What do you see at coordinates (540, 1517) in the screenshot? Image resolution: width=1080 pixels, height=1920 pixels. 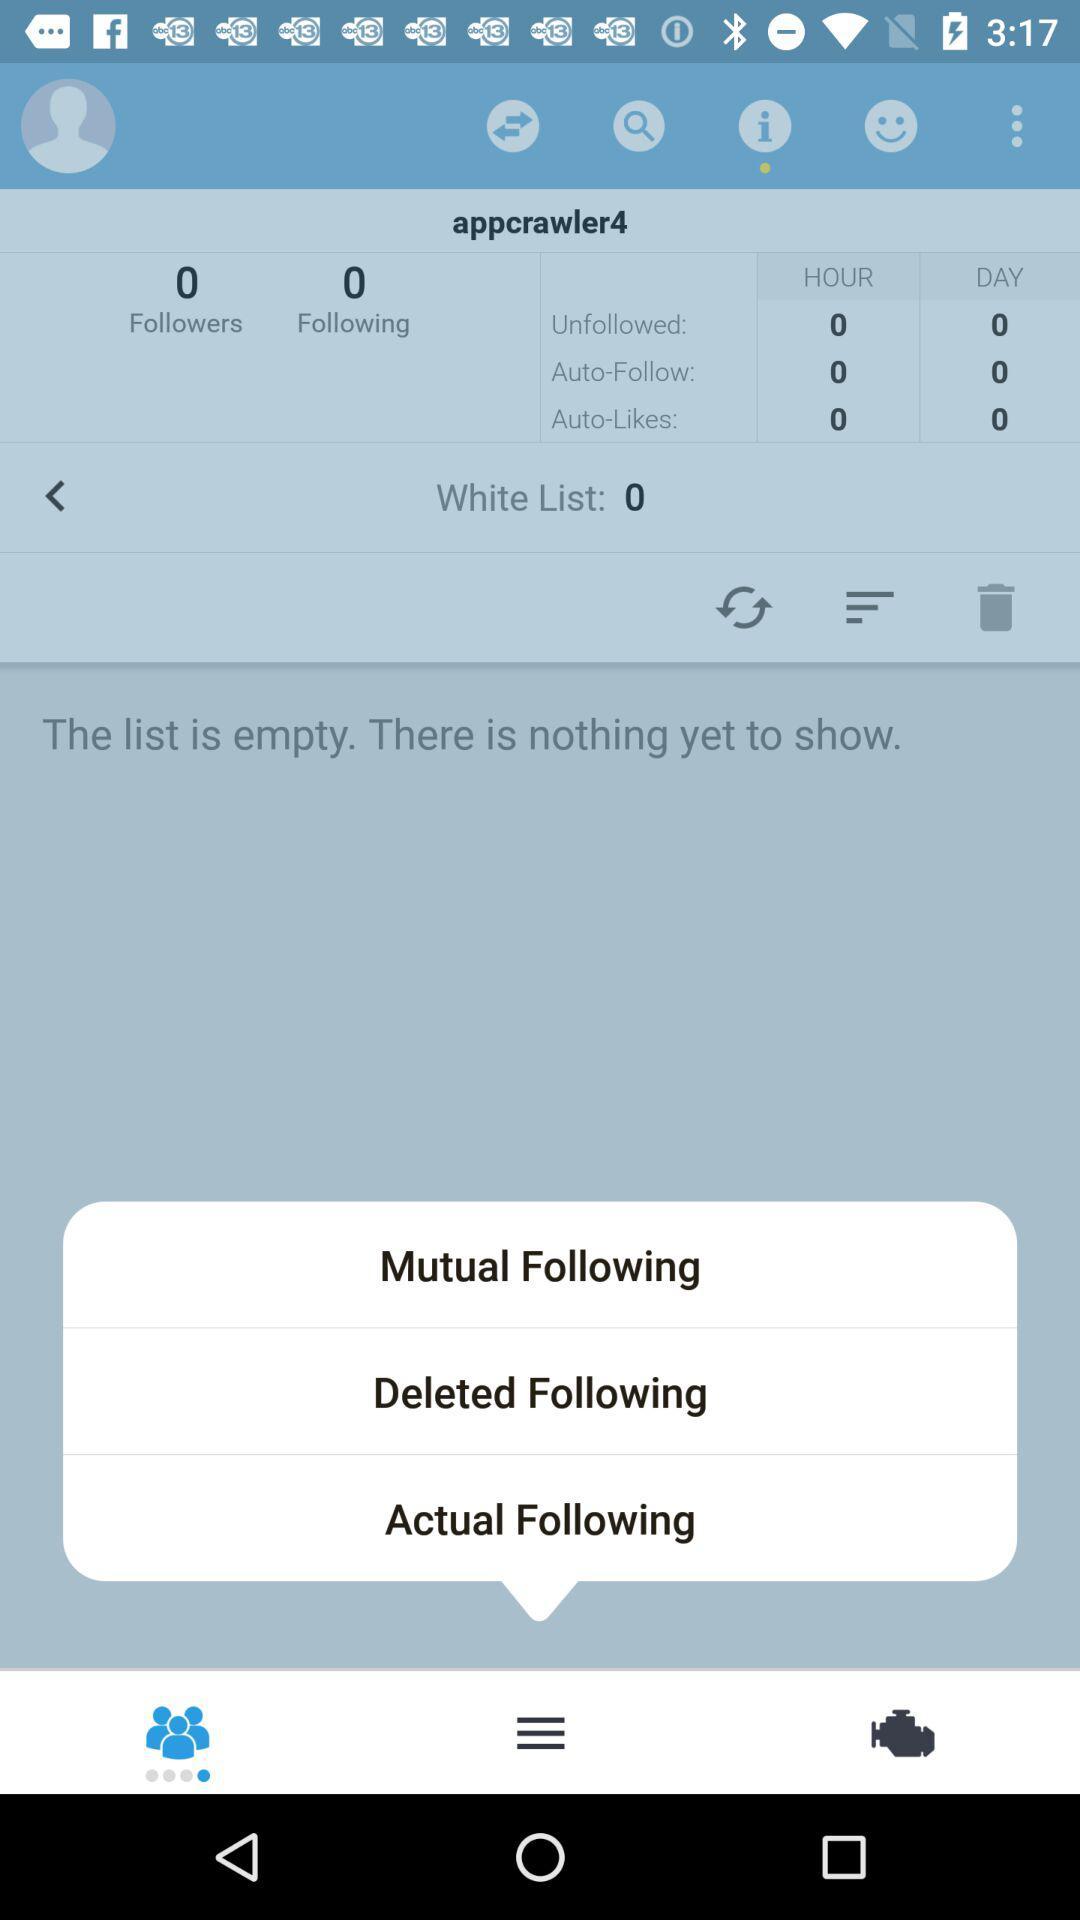 I see `the actual following` at bounding box center [540, 1517].